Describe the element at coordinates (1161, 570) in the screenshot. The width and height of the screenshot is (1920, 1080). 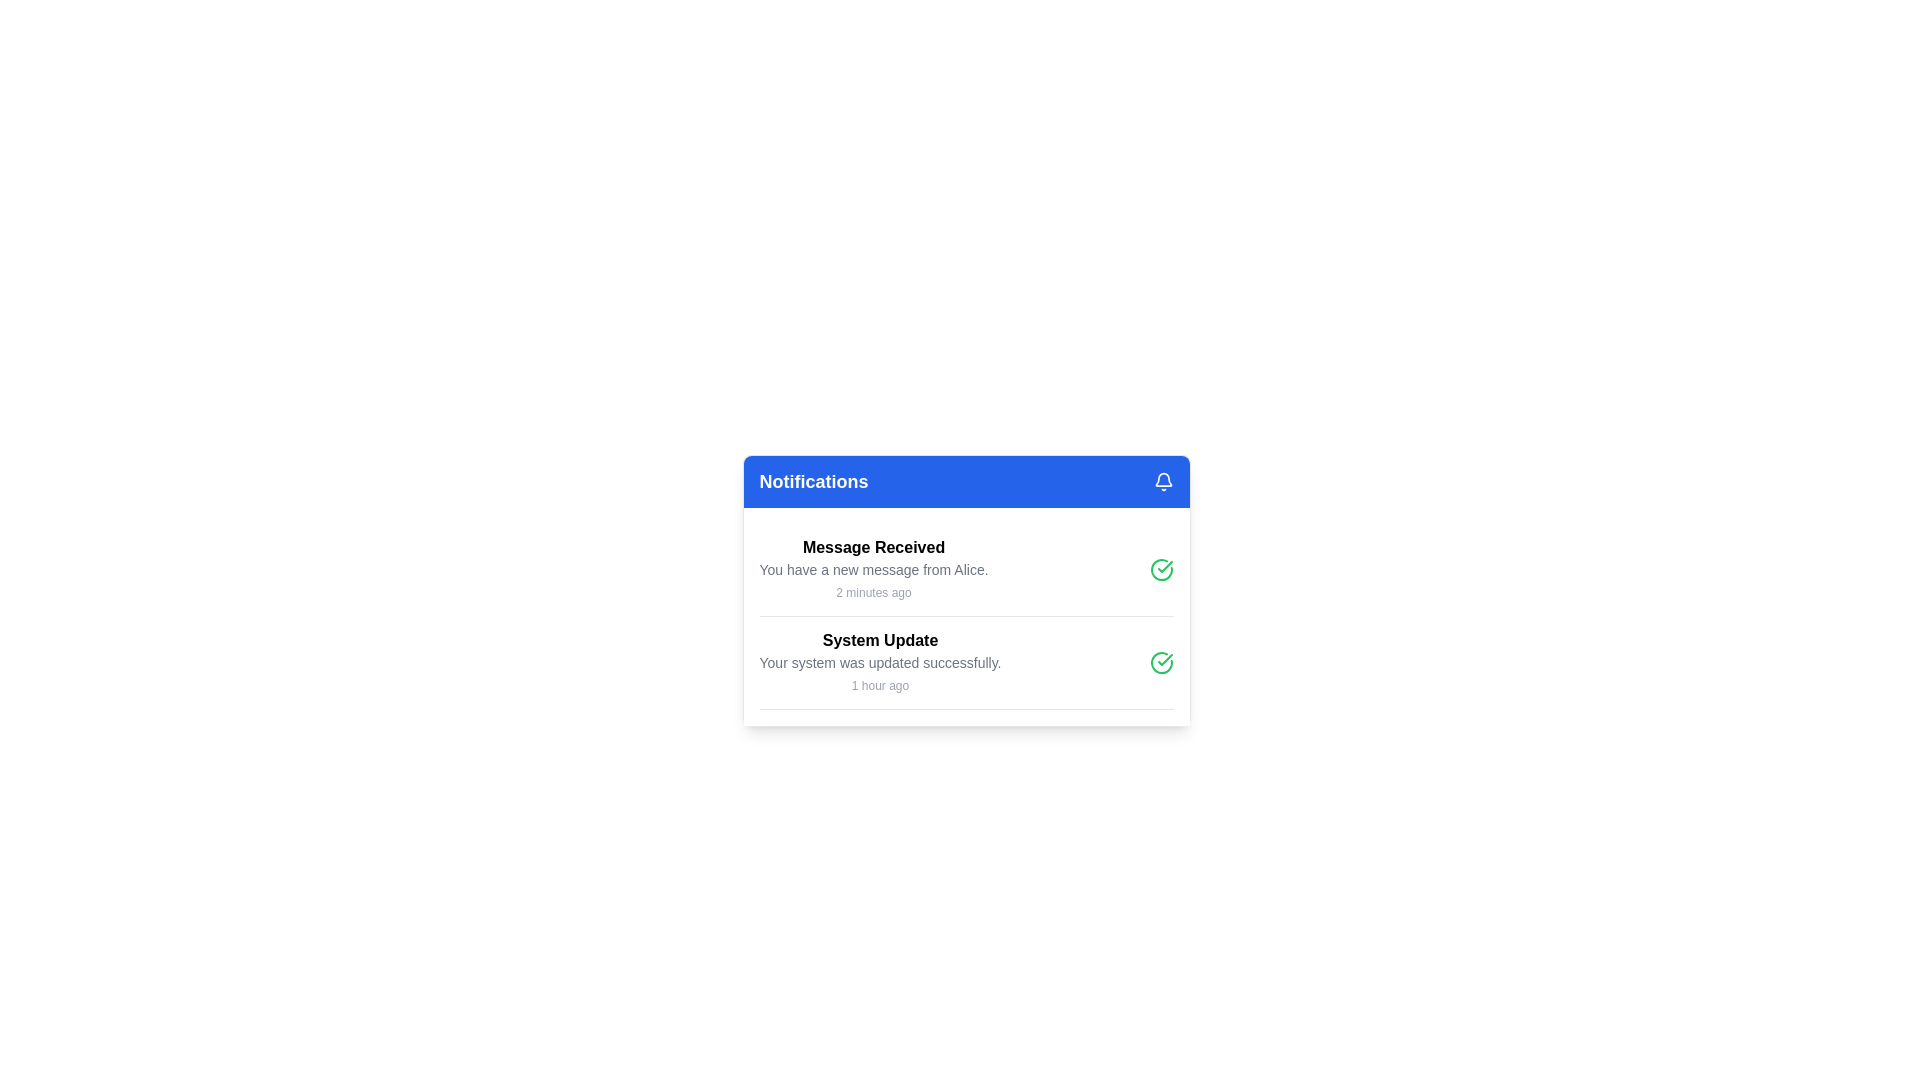
I see `the icon indicating successful completion of a task or message, located at the far right of the first notification item in the list, adjacent to the 'Message Received' title` at that location.